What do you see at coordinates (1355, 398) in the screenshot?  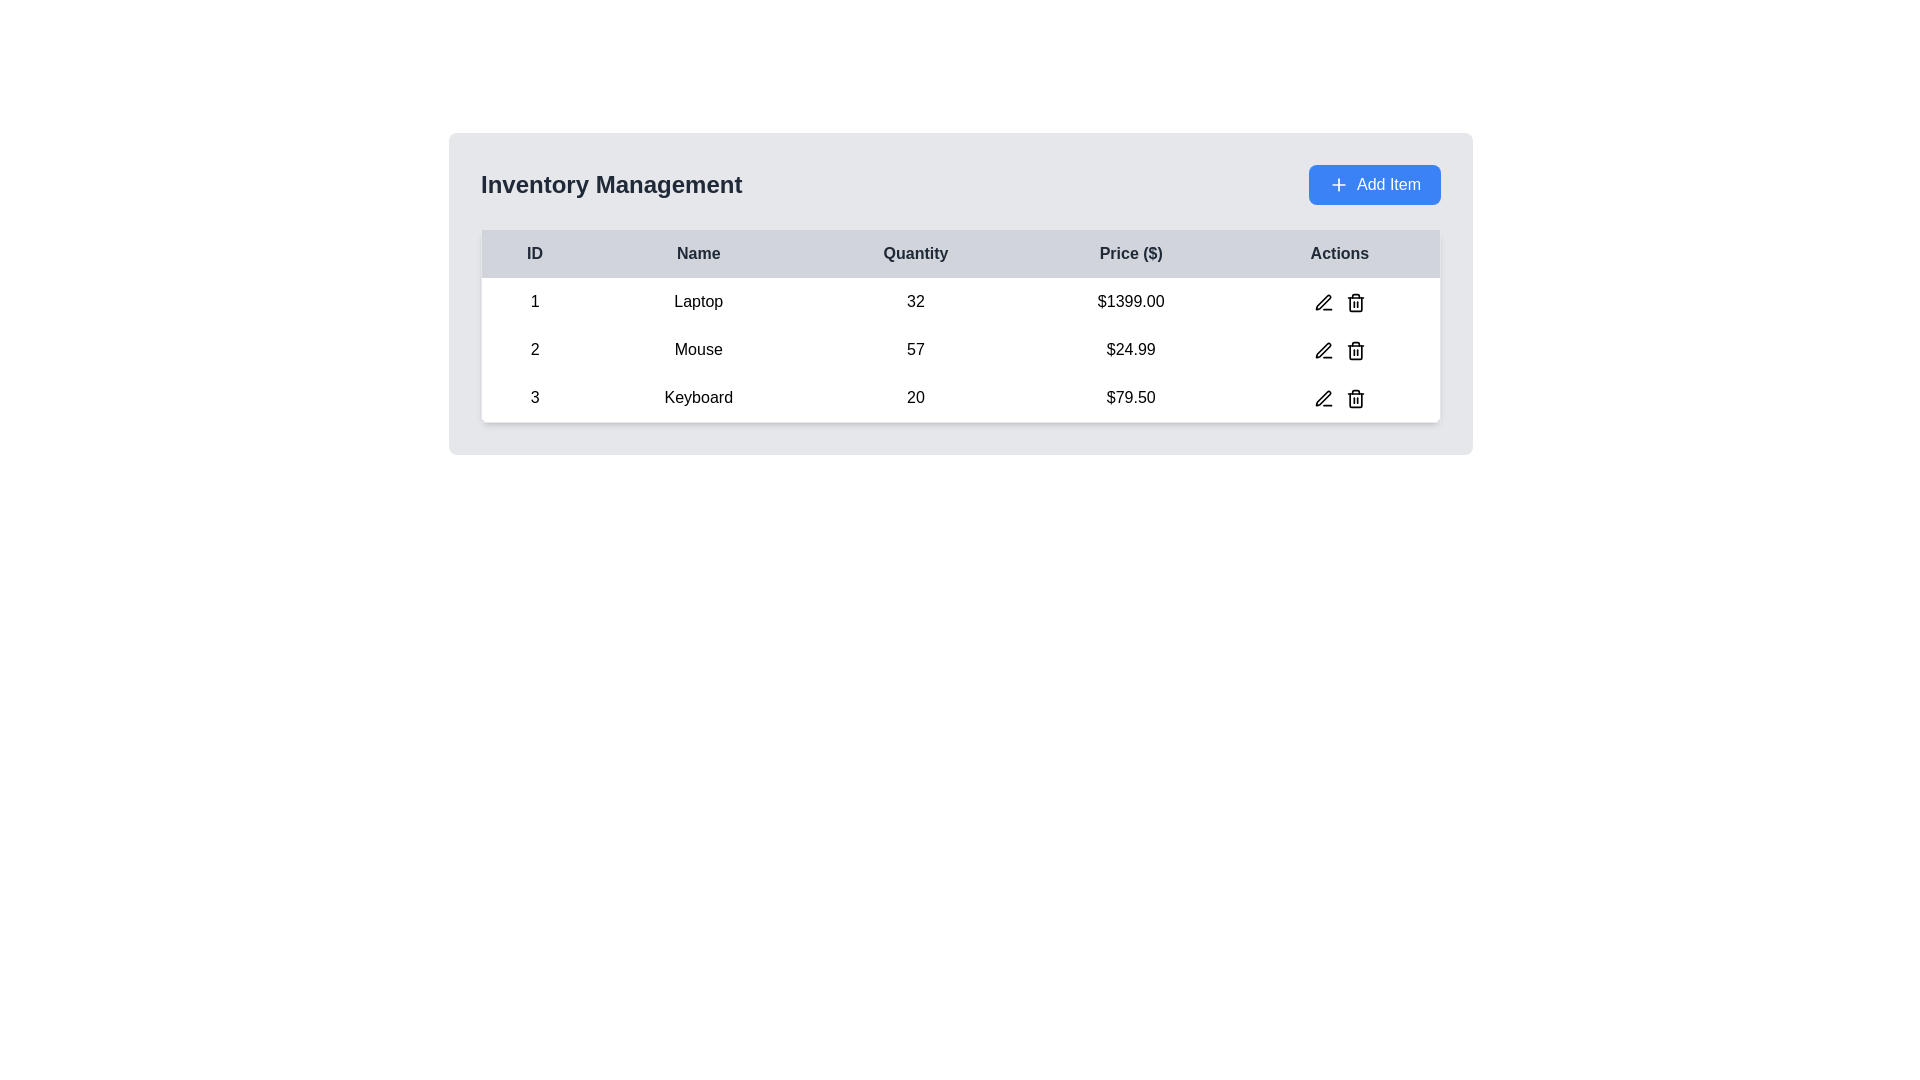 I see `the trash bin icon located in the 'Actions' column of the table, specifically in the third row corresponding to the 'Keyboard' item` at bounding box center [1355, 398].